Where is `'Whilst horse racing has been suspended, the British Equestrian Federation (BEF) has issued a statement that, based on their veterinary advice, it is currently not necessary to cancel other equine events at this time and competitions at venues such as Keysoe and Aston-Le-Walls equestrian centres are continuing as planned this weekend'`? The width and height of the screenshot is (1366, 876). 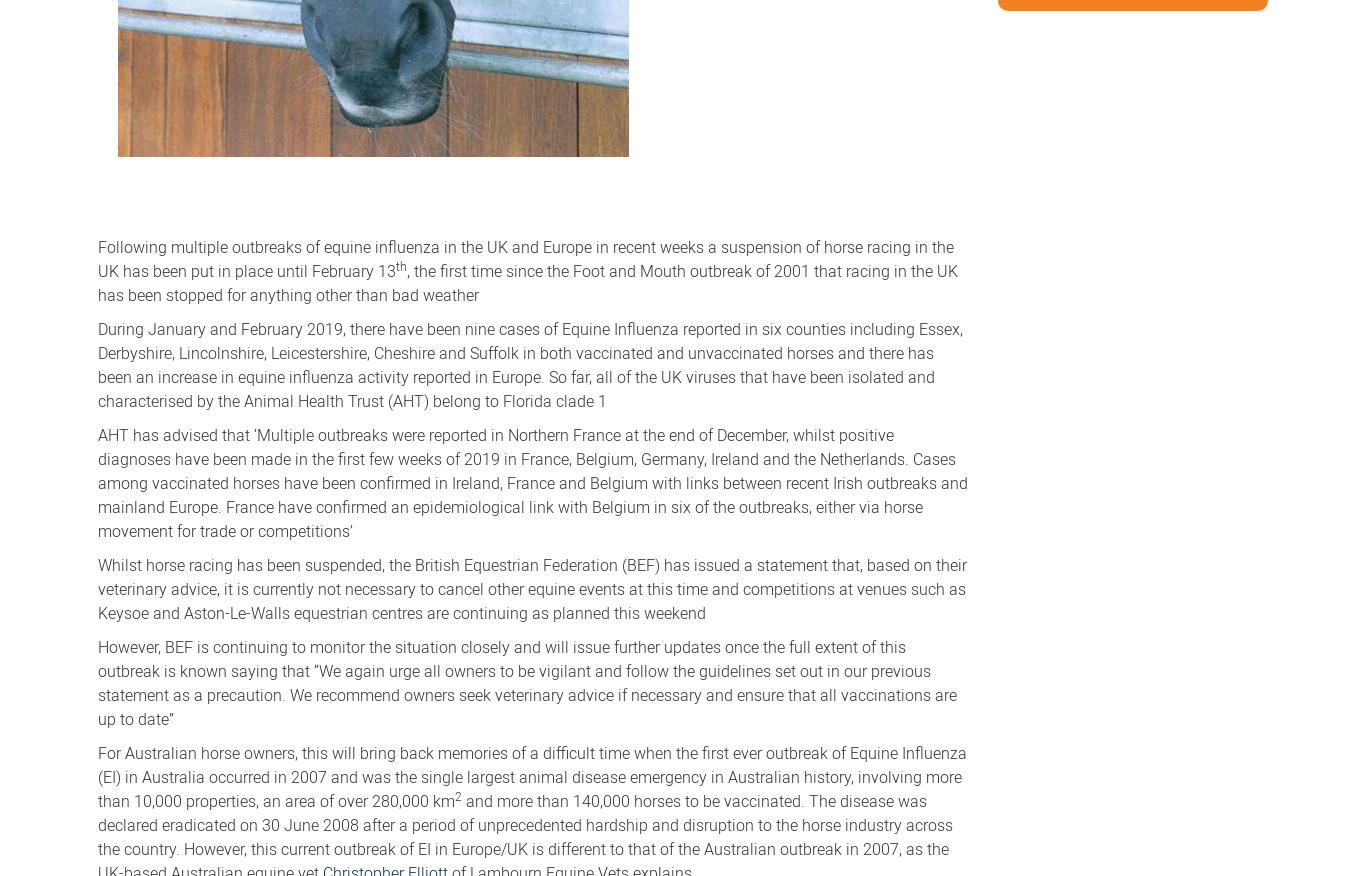
'Whilst horse racing has been suspended, the British Equestrian Federation (BEF) has issued a statement that, based on their veterinary advice, it is currently not necessary to cancel other equine events at this time and competitions at venues such as Keysoe and Aston-Le-Walls equestrian centres are continuing as planned this weekend' is located at coordinates (97, 586).